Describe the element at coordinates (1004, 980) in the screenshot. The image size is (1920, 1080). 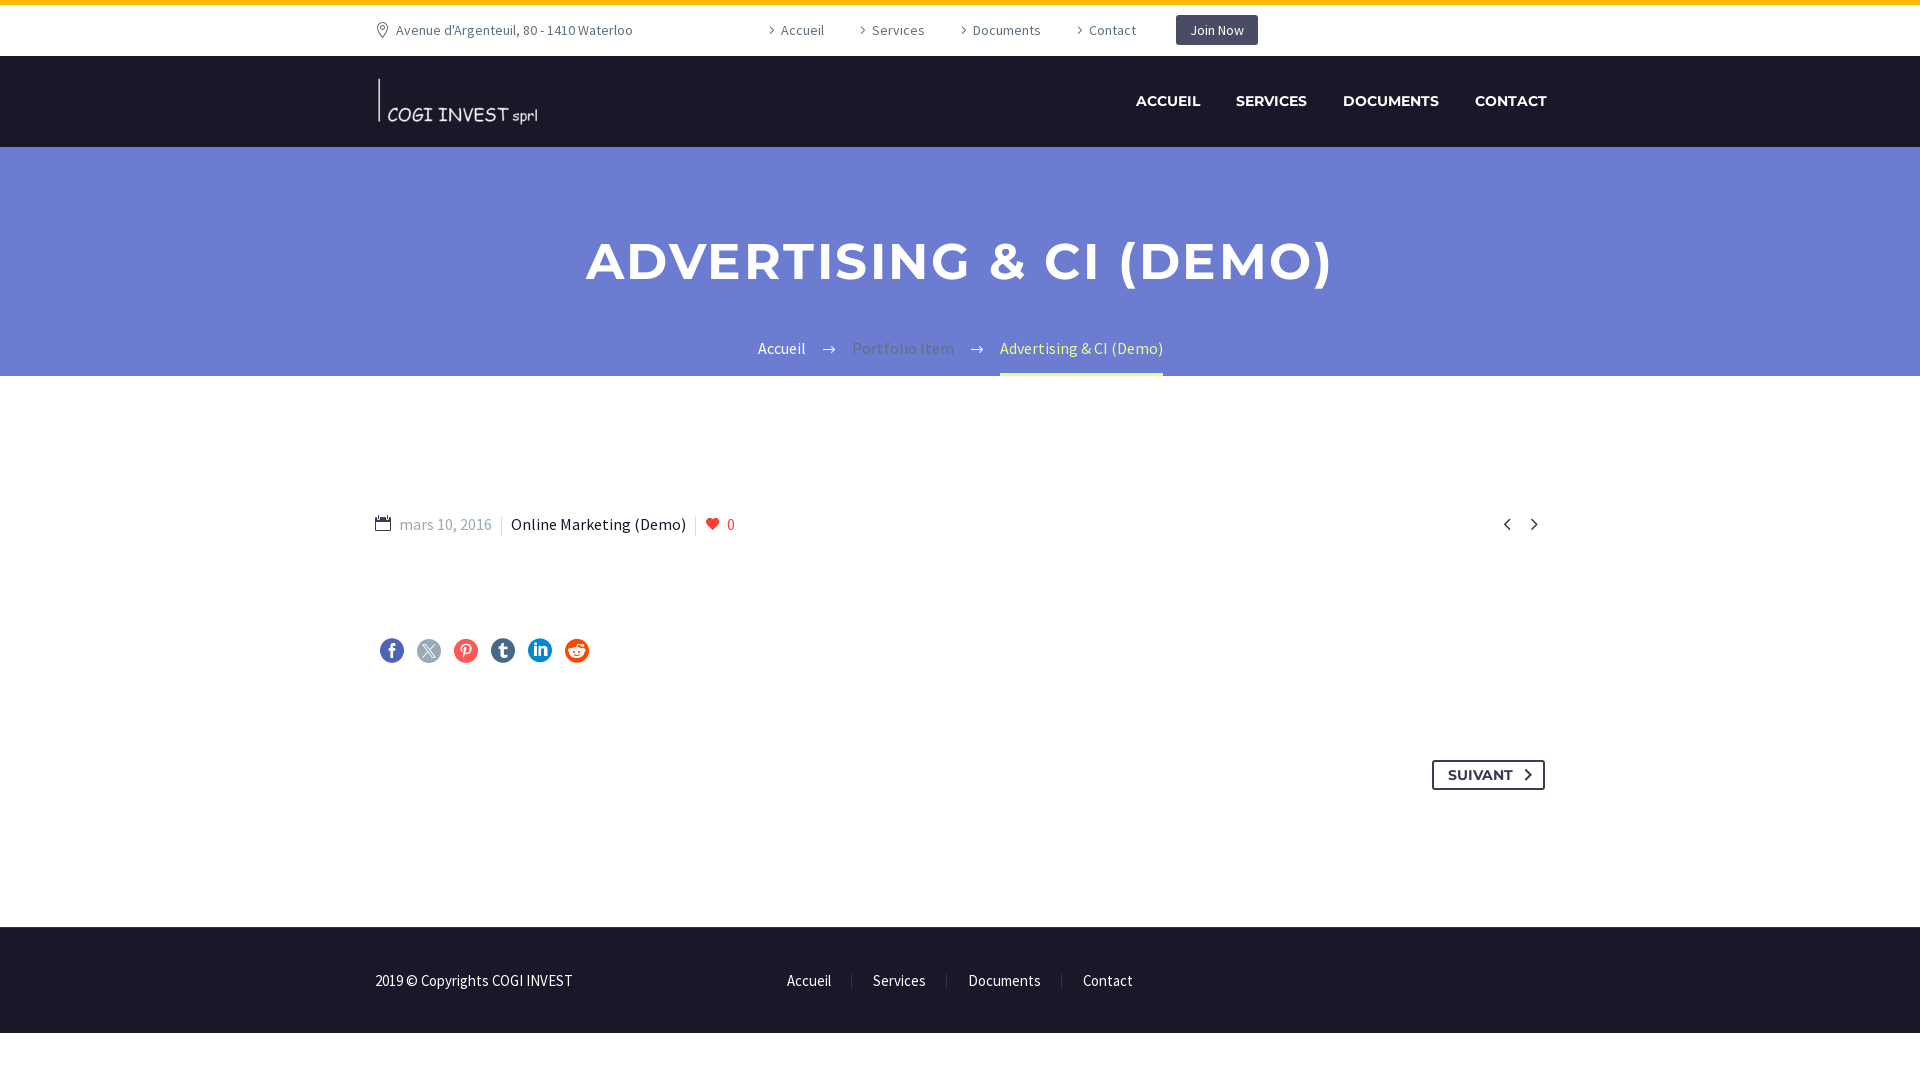
I see `'Documents'` at that location.